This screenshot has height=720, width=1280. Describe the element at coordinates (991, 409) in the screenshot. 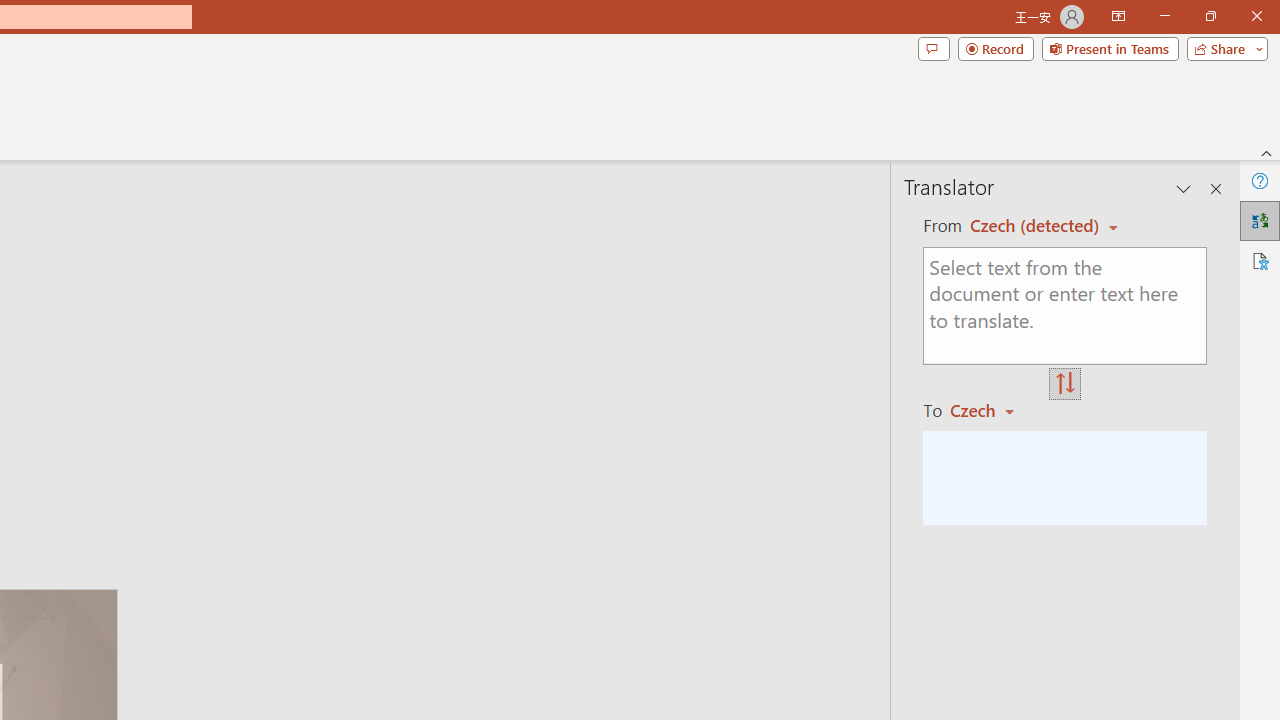

I see `'Czech'` at that location.